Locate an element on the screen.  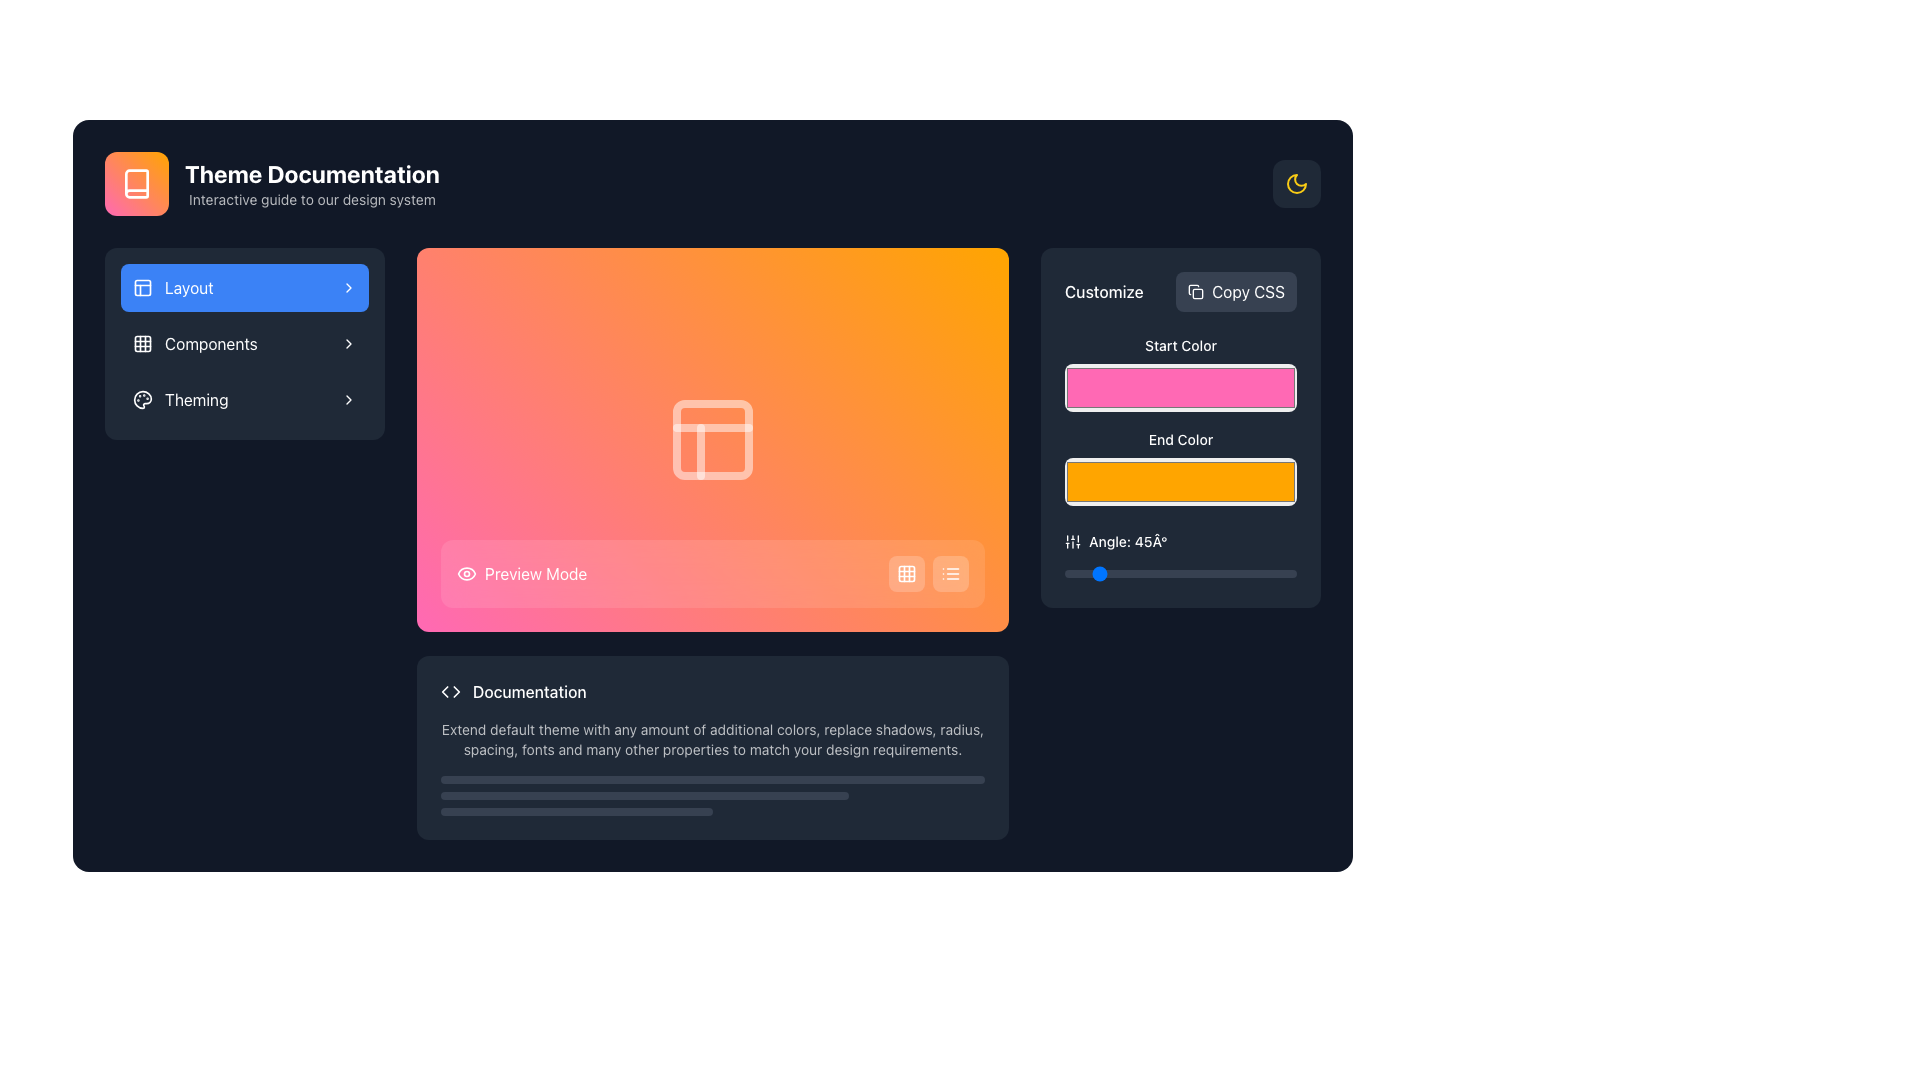
the grid icon button with a modern and minimalistic design located at the bottom right corner of the gradient preview area is located at coordinates (906, 574).